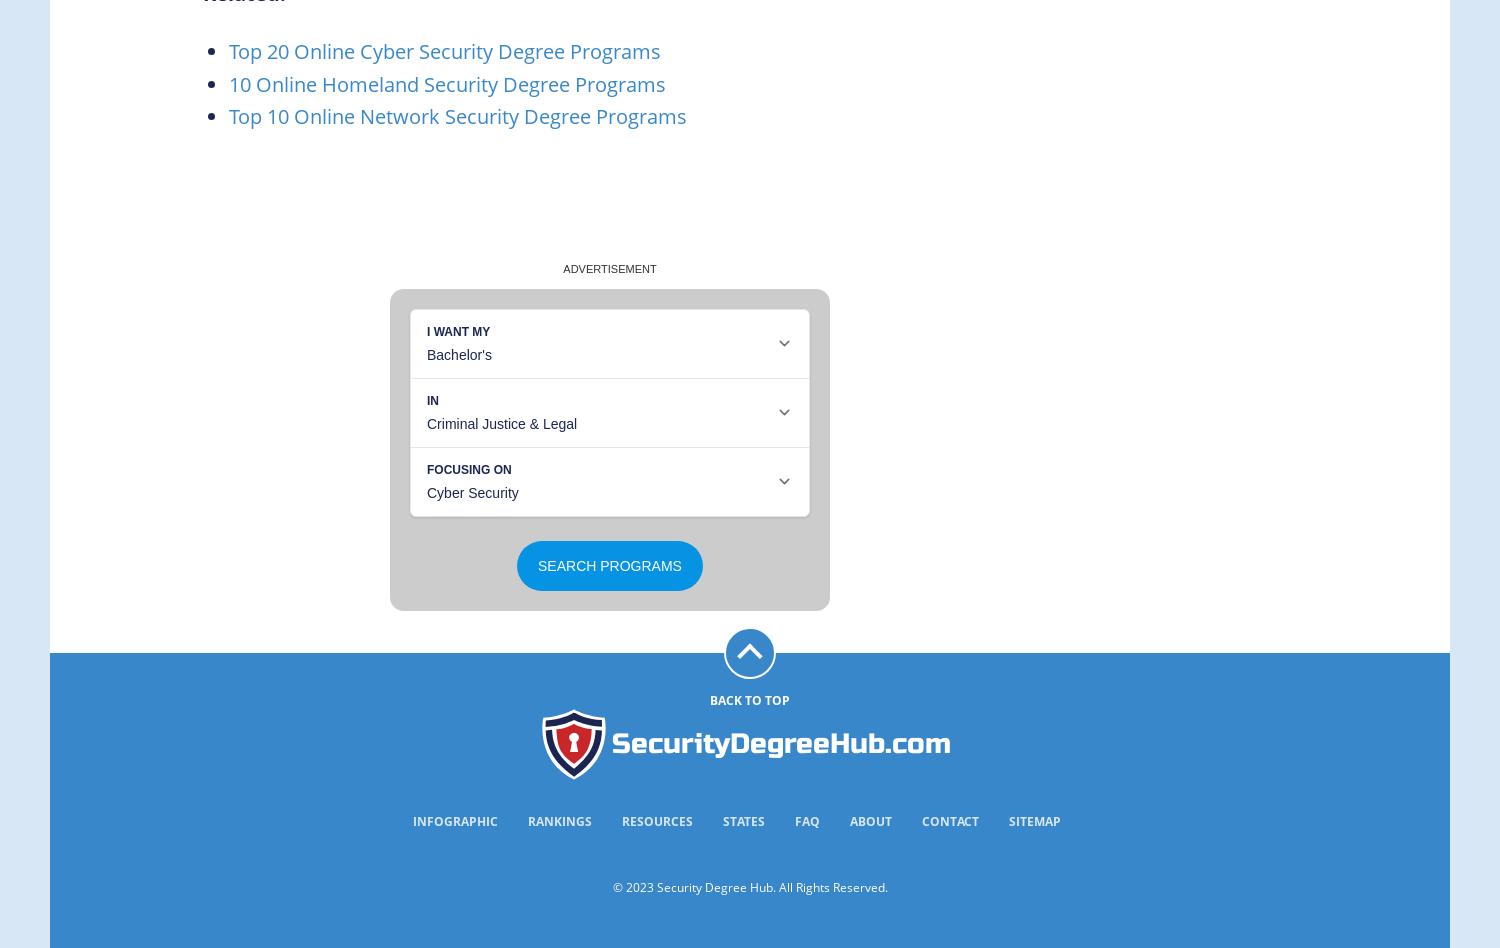  I want to click on 'Top 10 Online Network Security Degree Programs', so click(456, 116).